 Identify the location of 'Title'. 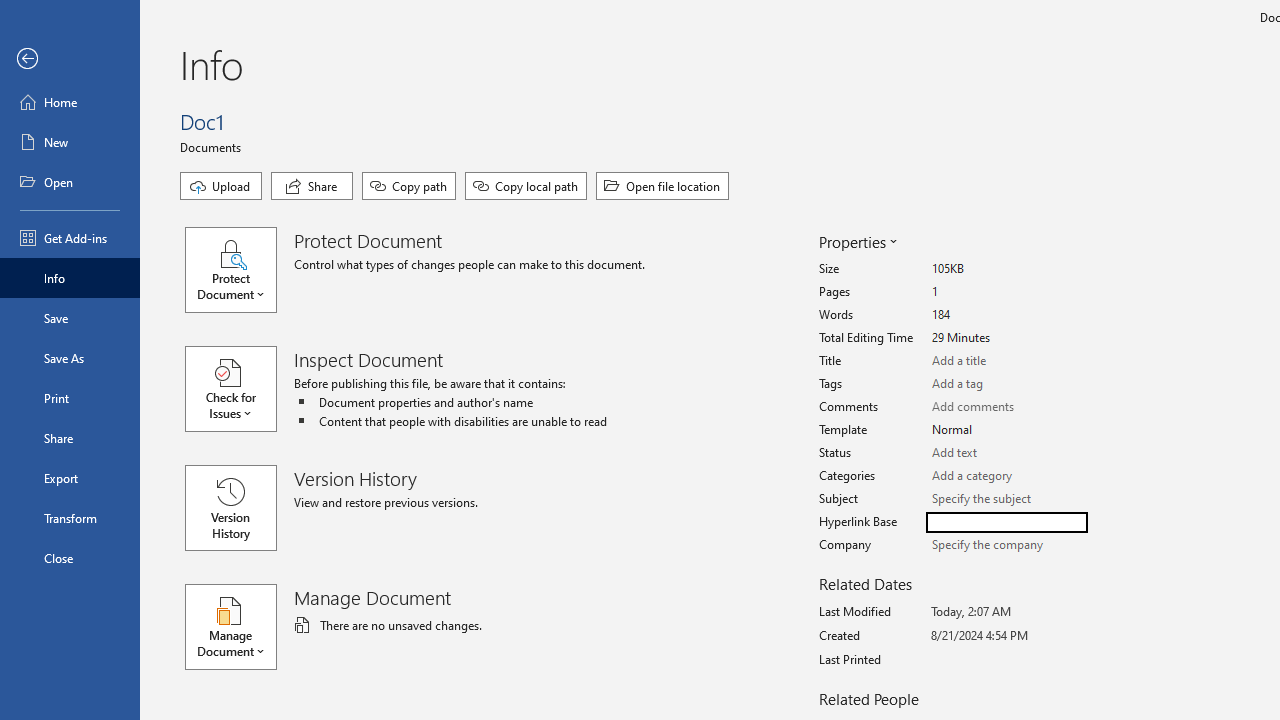
(1006, 361).